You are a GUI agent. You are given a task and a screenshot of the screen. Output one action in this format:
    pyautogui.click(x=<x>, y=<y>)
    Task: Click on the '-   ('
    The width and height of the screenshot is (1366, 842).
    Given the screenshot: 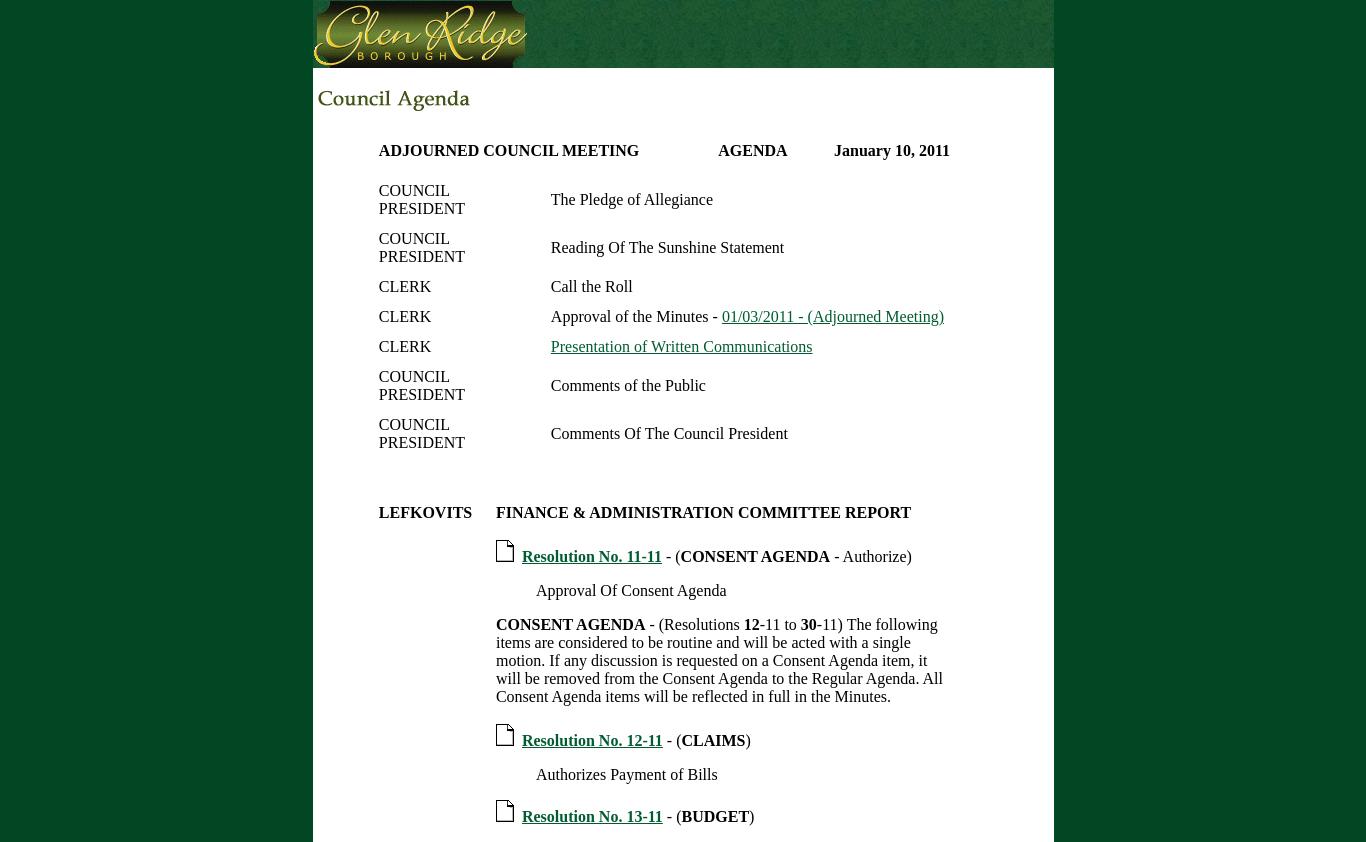 What is the action you would take?
    pyautogui.click(x=660, y=740)
    